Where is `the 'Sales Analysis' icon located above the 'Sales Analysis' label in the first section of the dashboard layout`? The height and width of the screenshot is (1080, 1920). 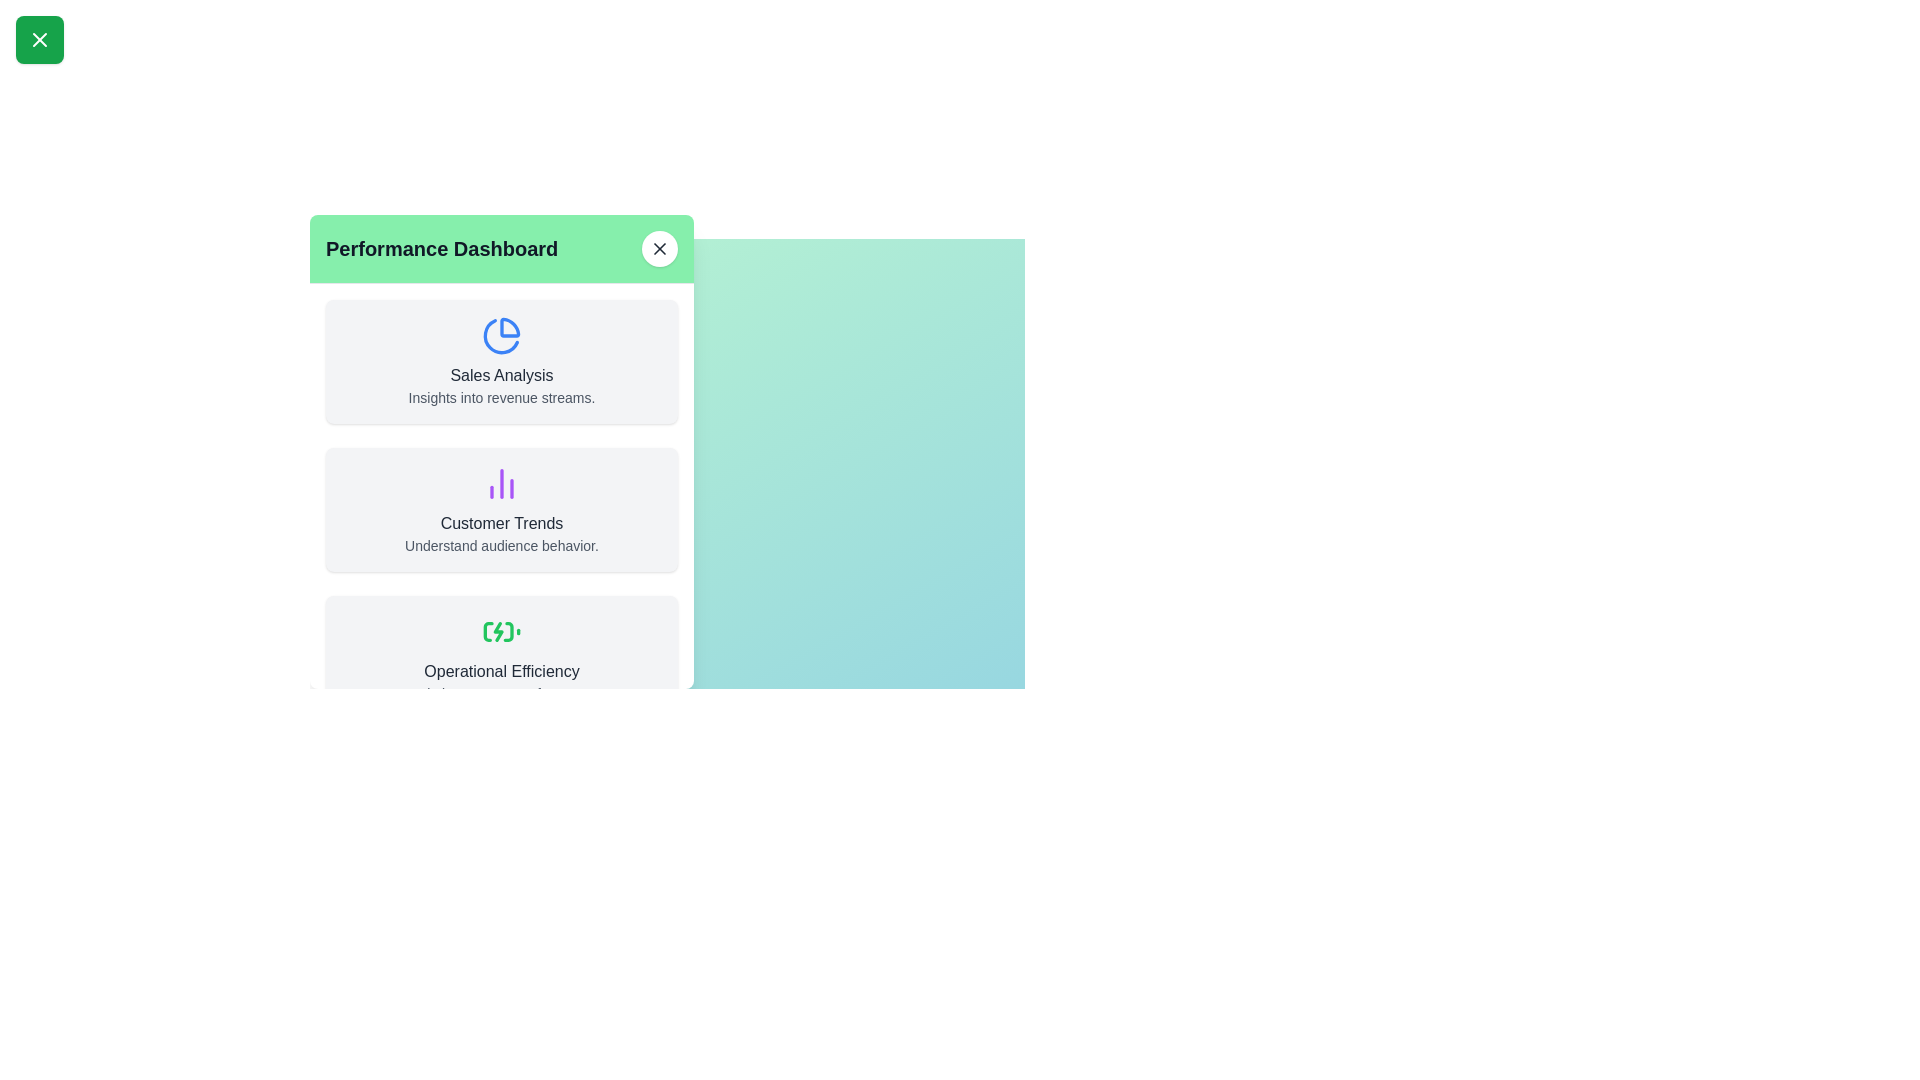
the 'Sales Analysis' icon located above the 'Sales Analysis' label in the first section of the dashboard layout is located at coordinates (501, 335).